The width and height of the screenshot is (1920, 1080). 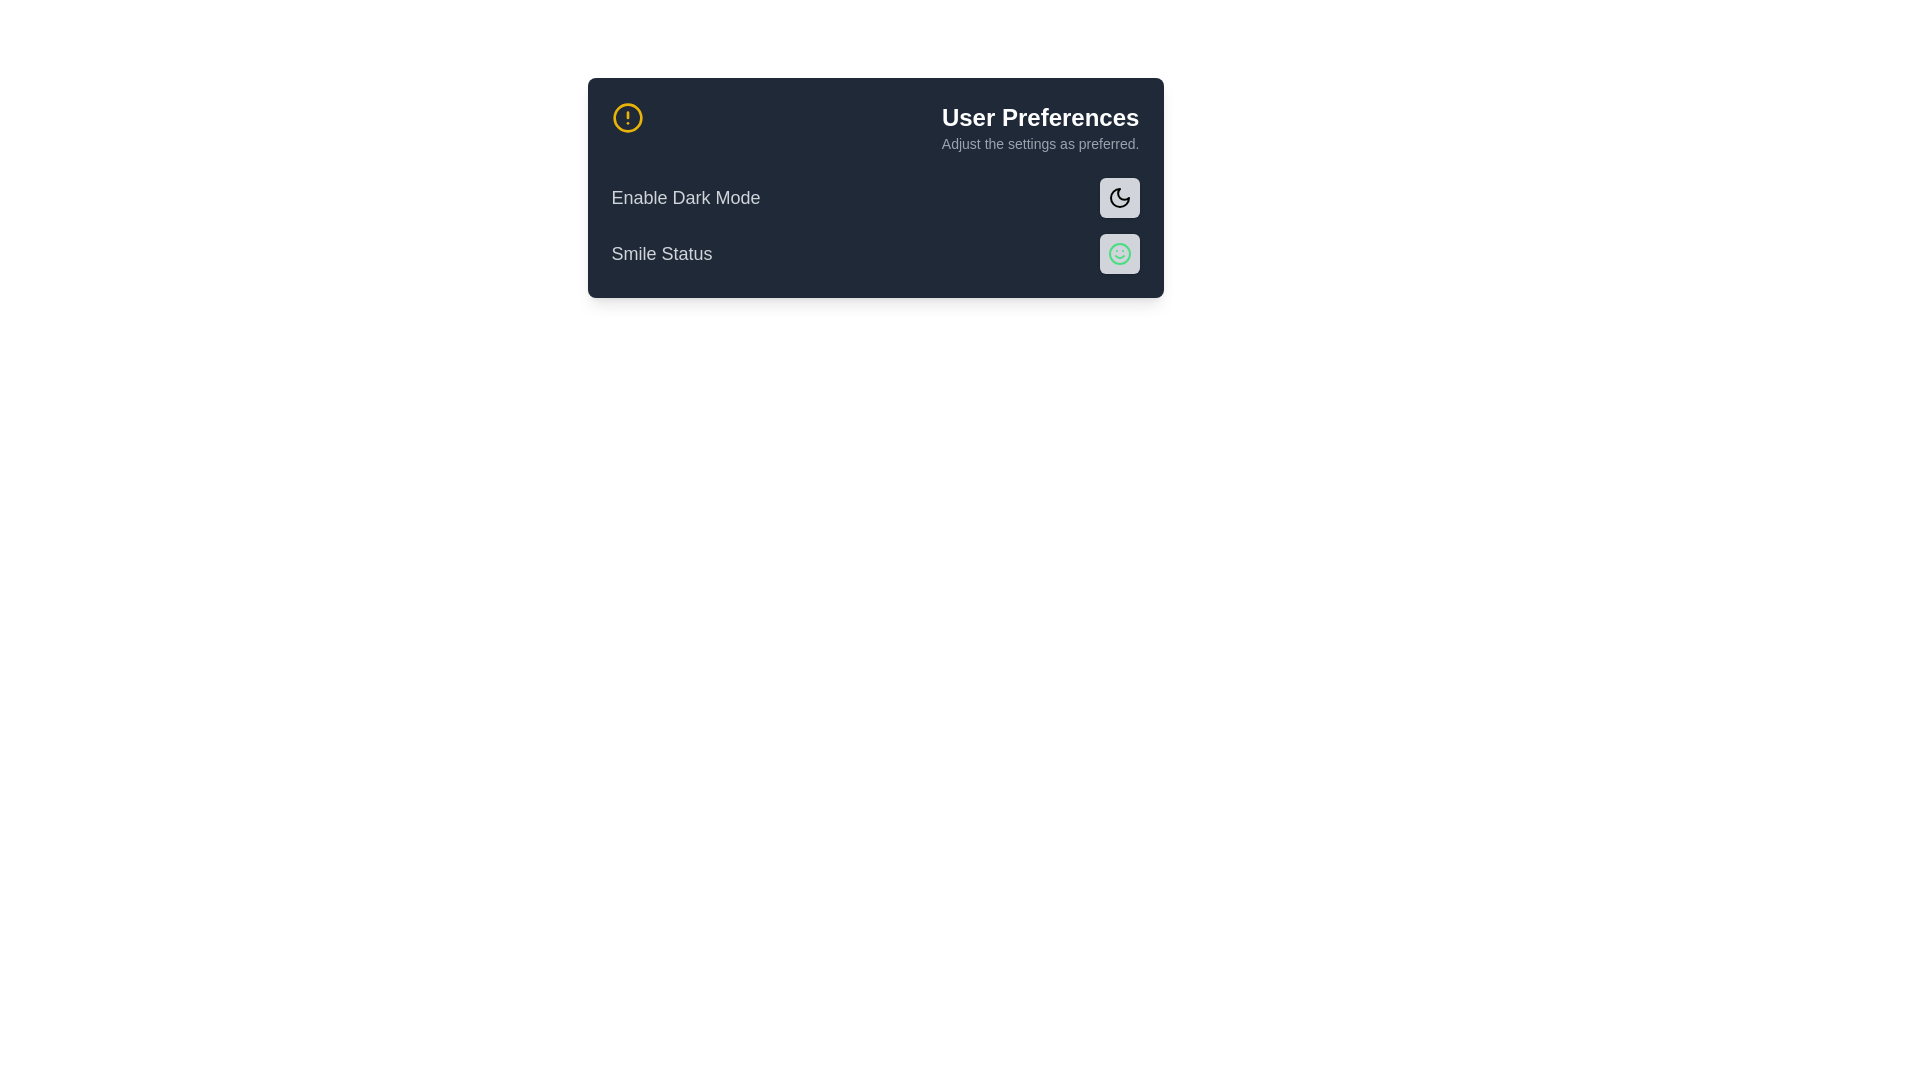 I want to click on the static informational text label located directly beneath 'User Preferences' in the top-right corner of the card-style section, so click(x=1040, y=142).